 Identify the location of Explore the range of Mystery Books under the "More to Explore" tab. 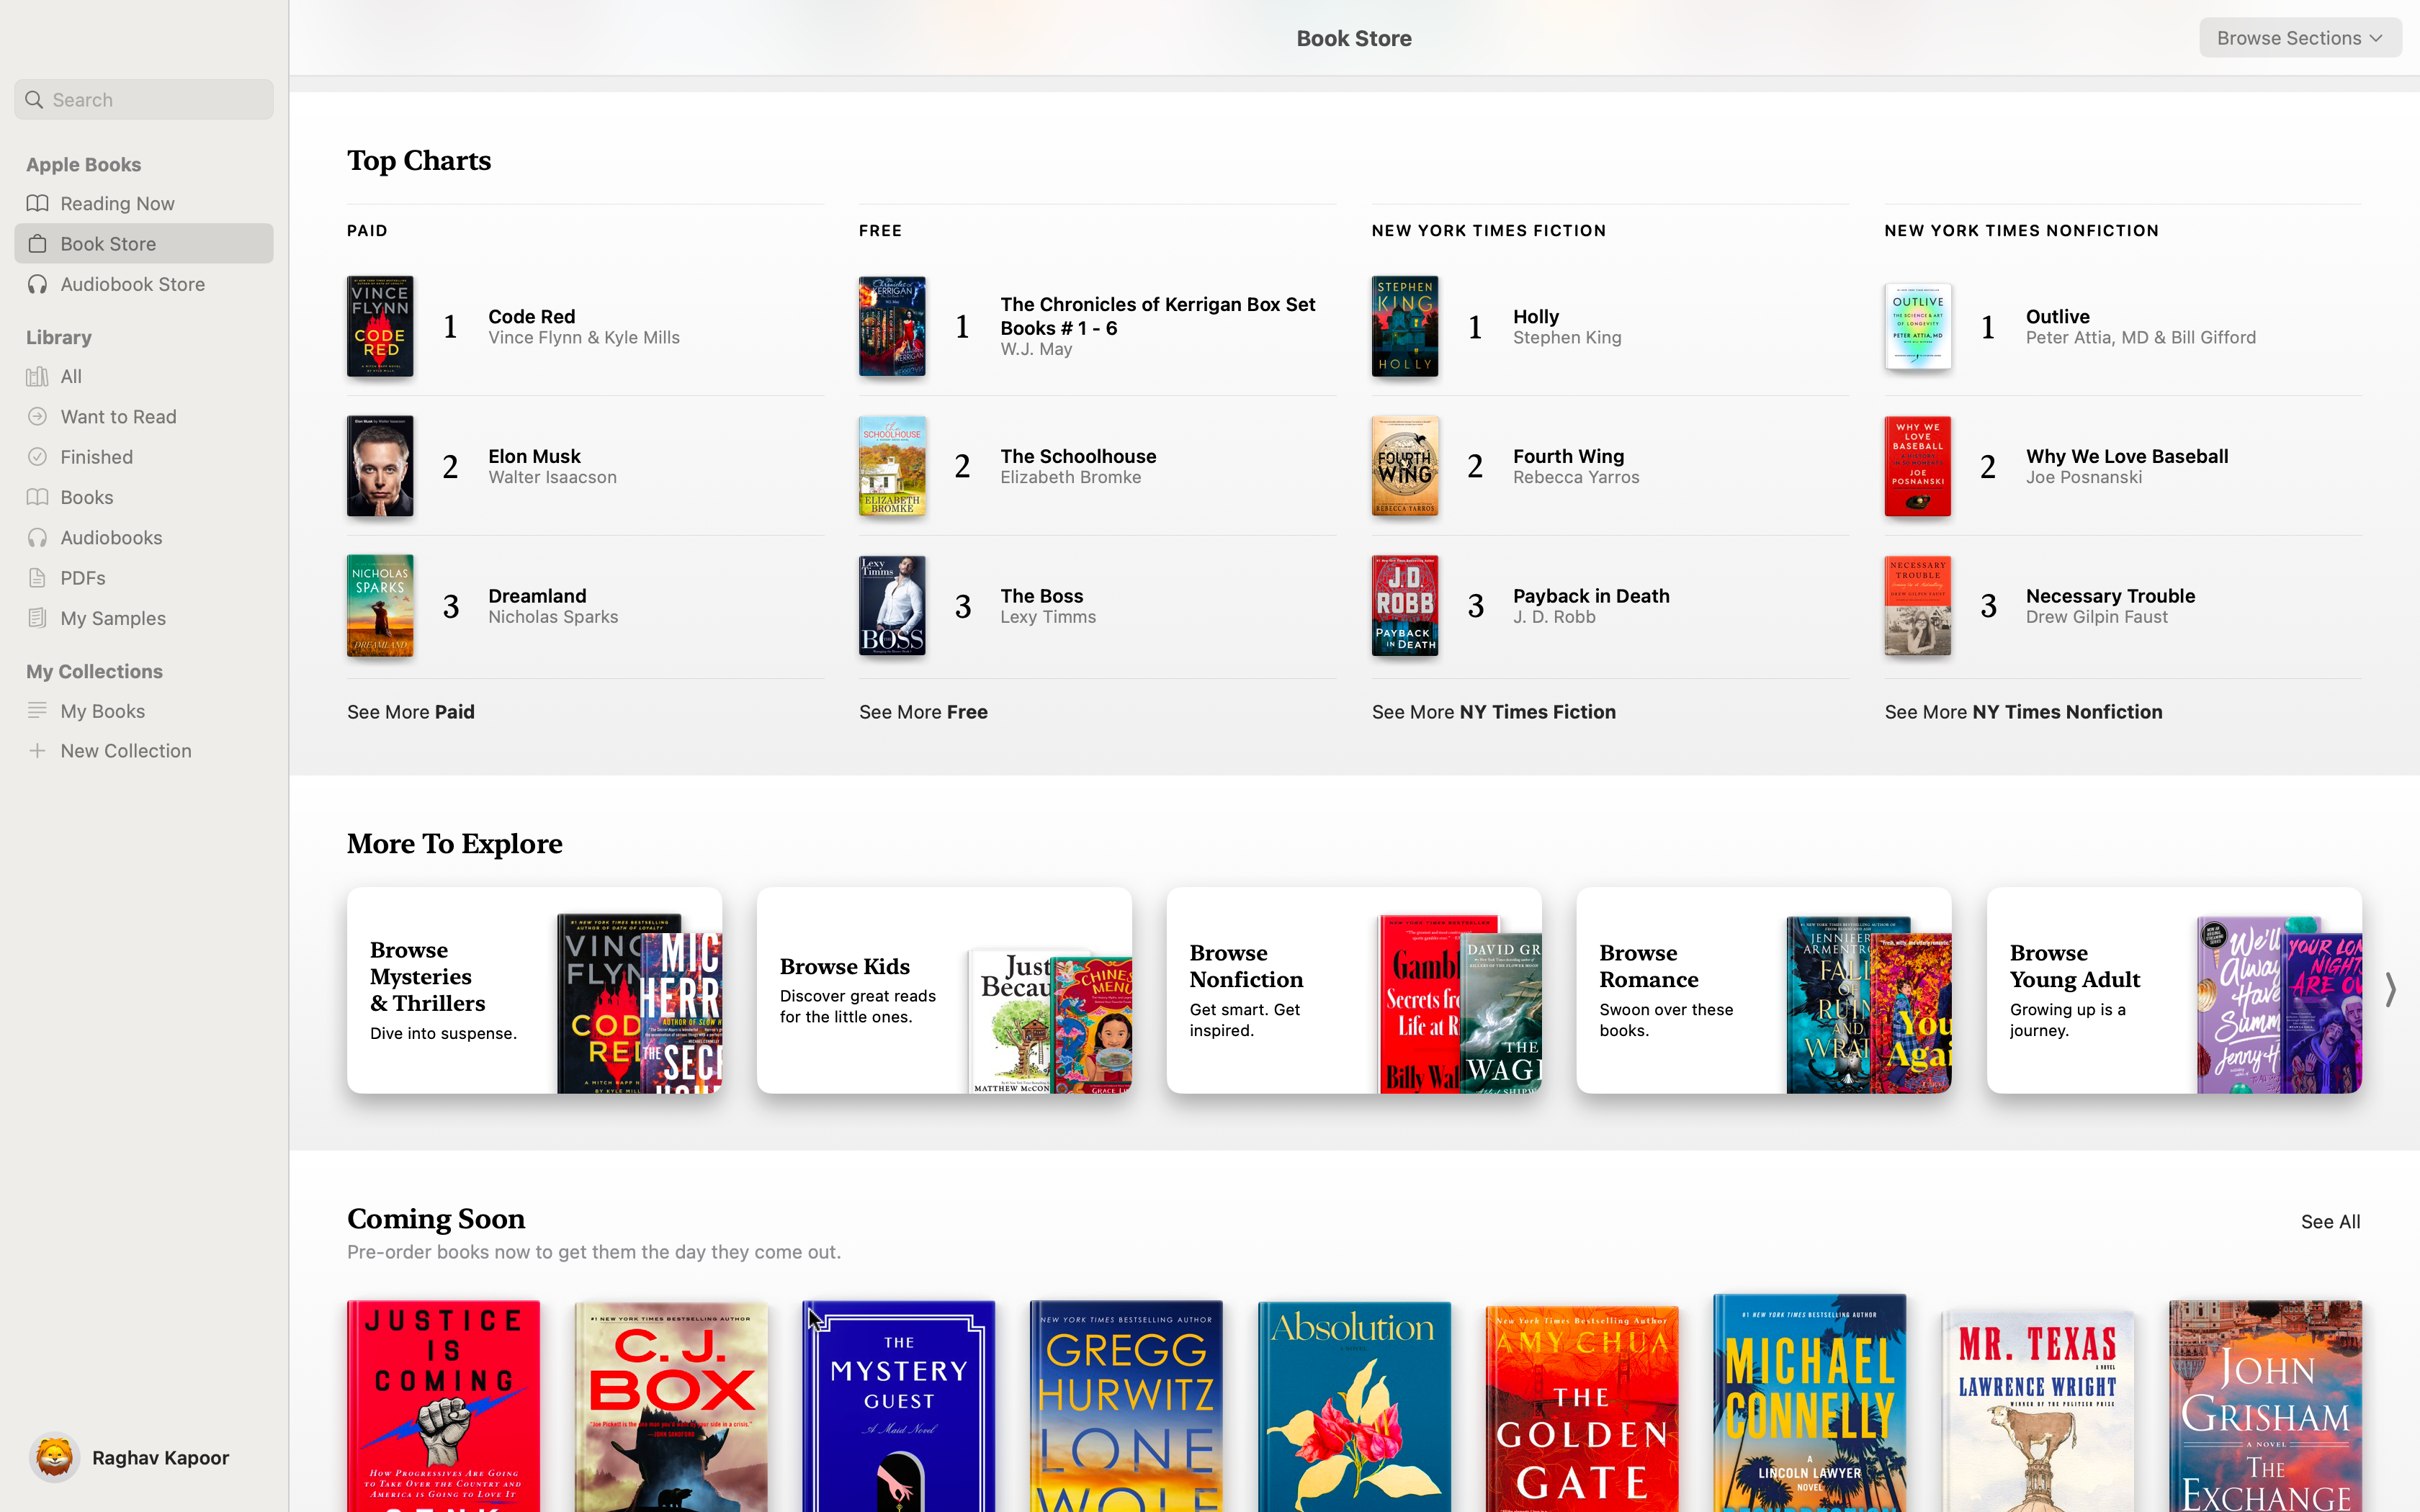
(533, 989).